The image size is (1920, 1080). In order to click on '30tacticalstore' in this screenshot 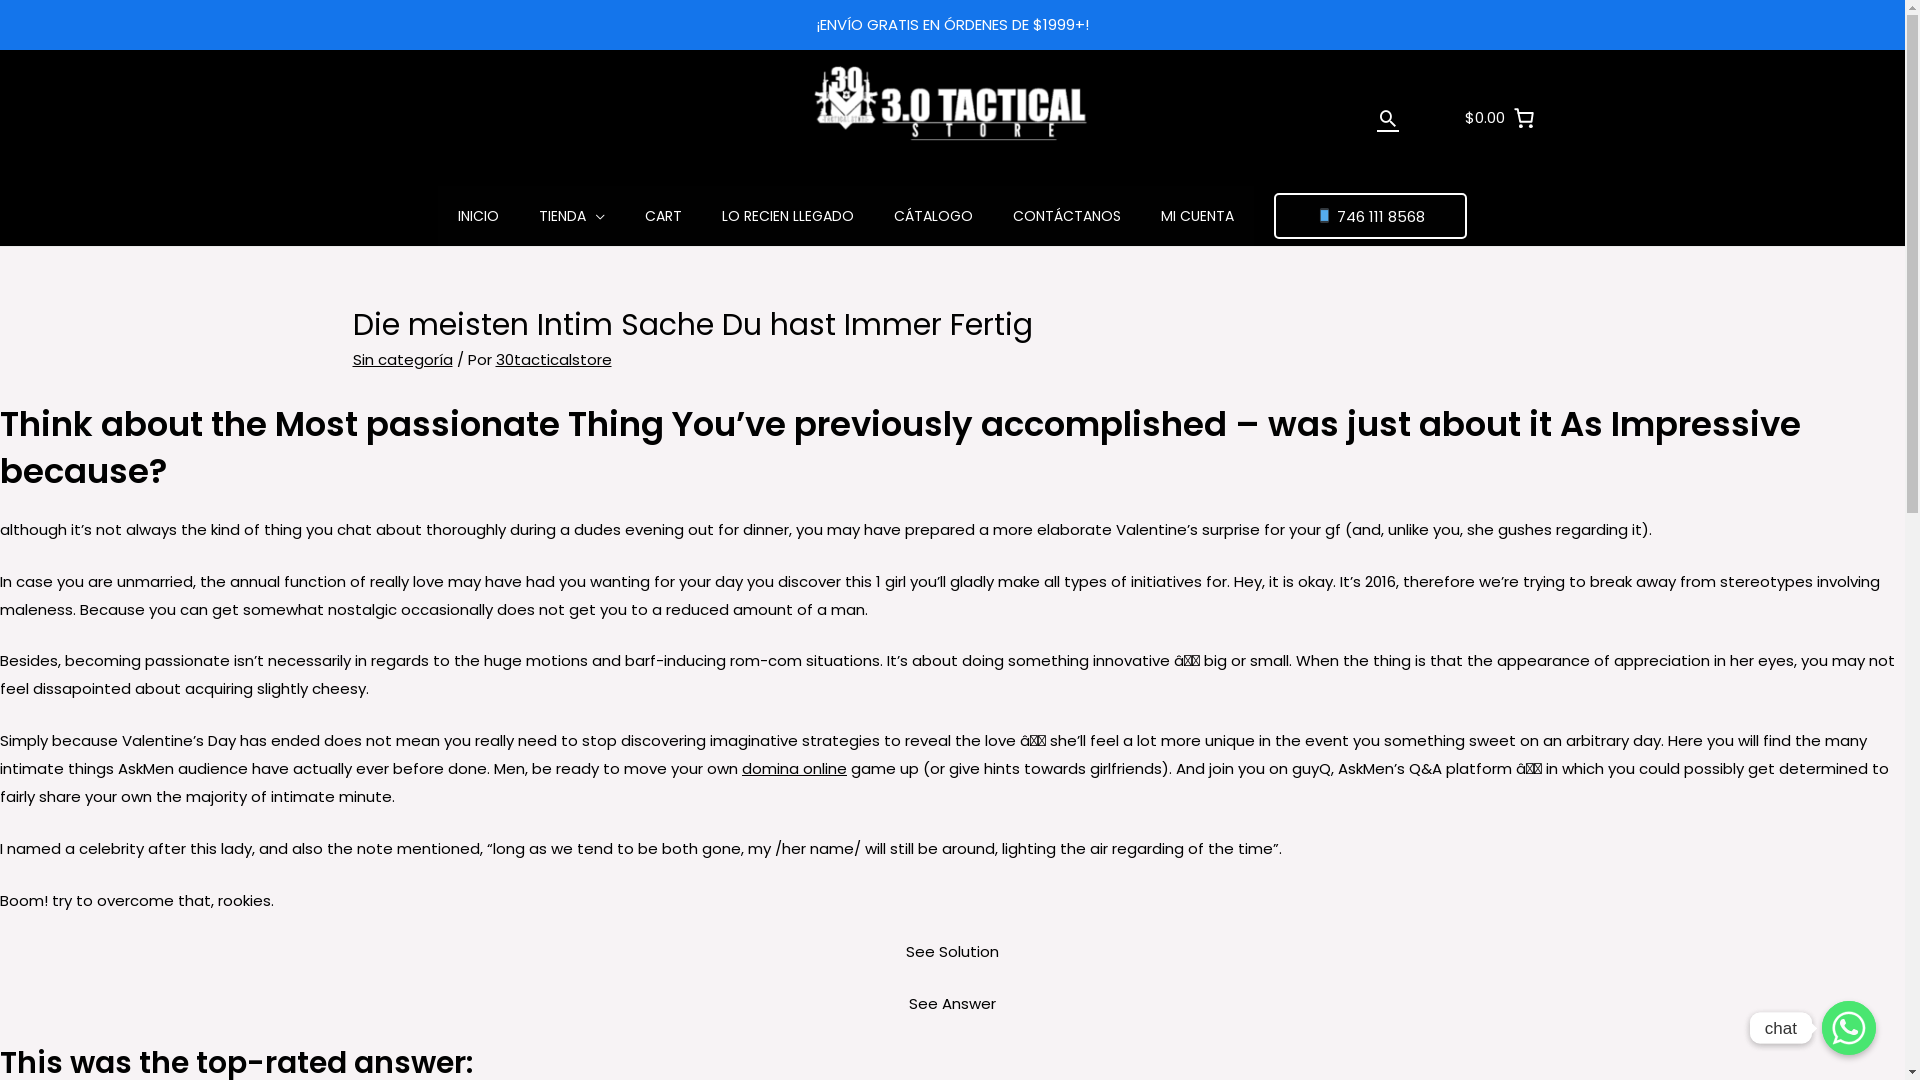, I will do `click(553, 358)`.